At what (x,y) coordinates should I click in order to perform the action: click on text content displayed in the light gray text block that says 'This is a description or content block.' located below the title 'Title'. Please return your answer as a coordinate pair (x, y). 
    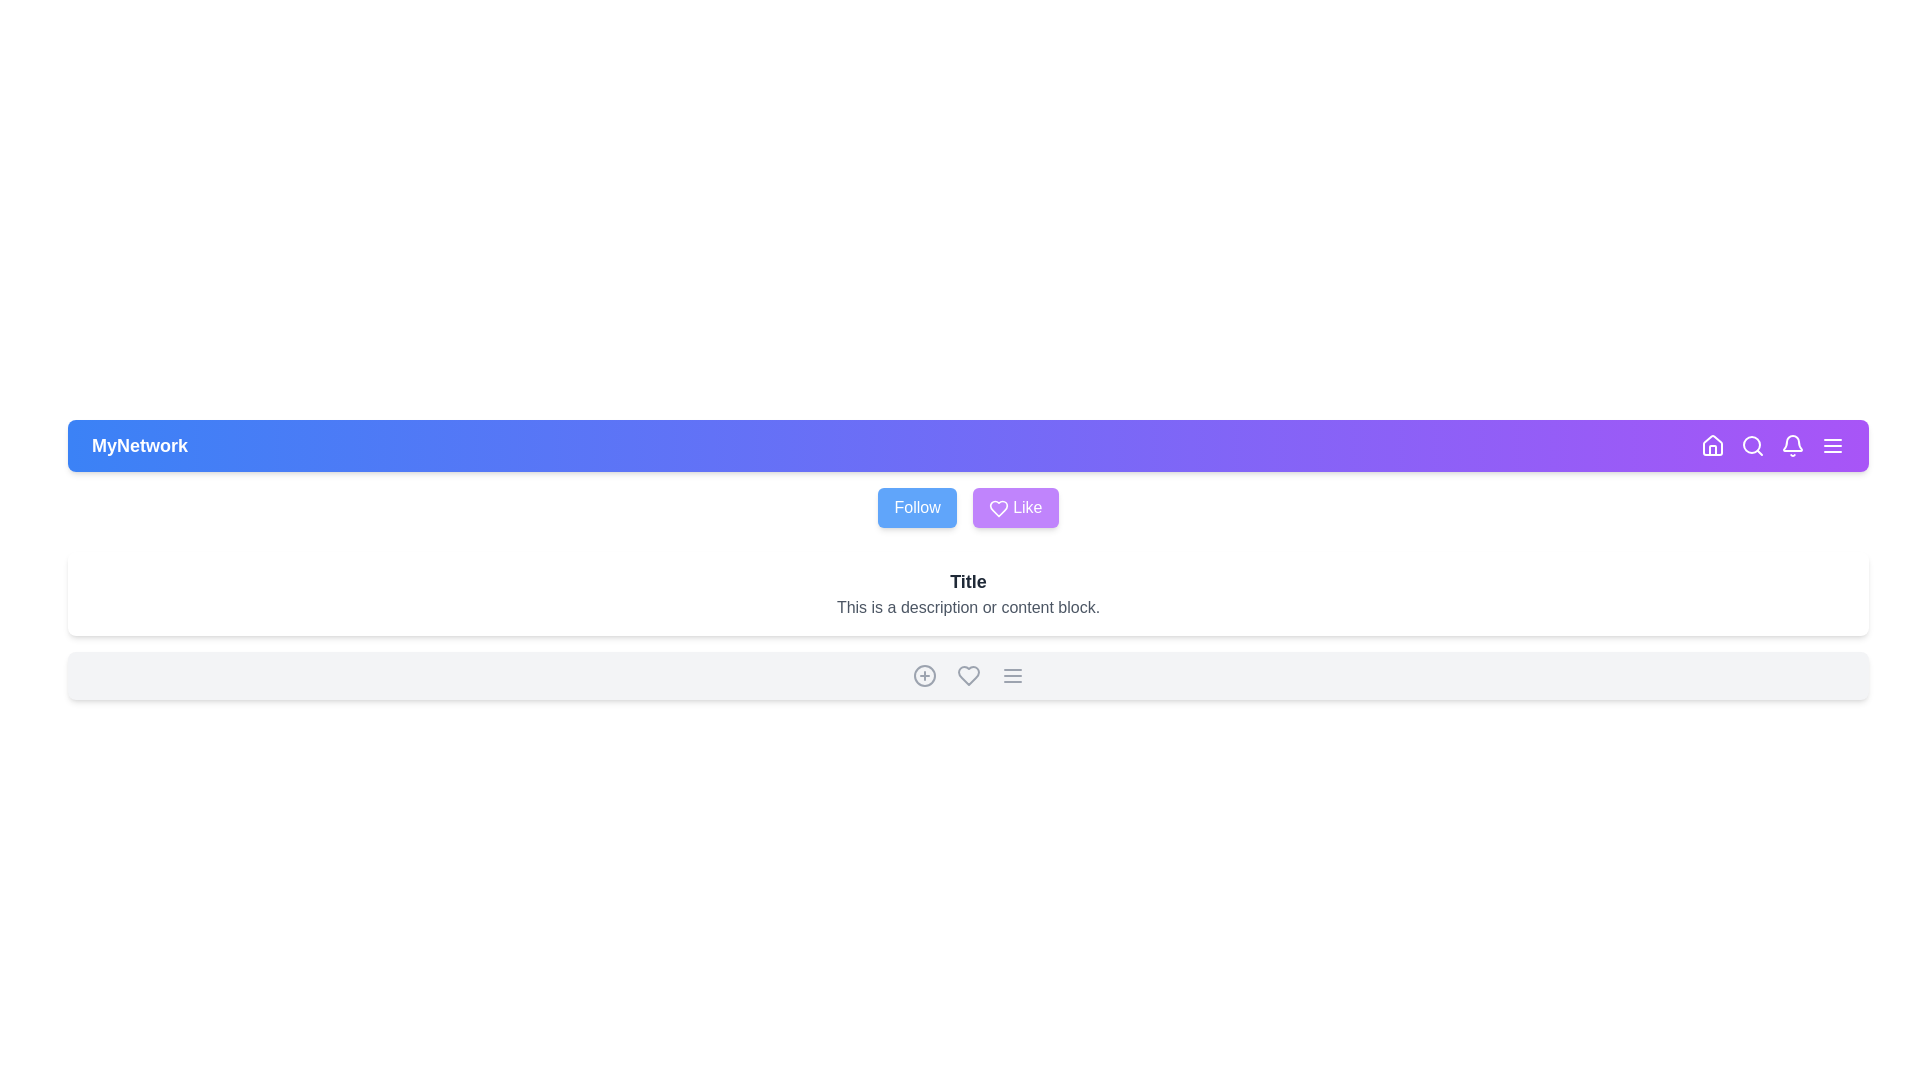
    Looking at the image, I should click on (968, 607).